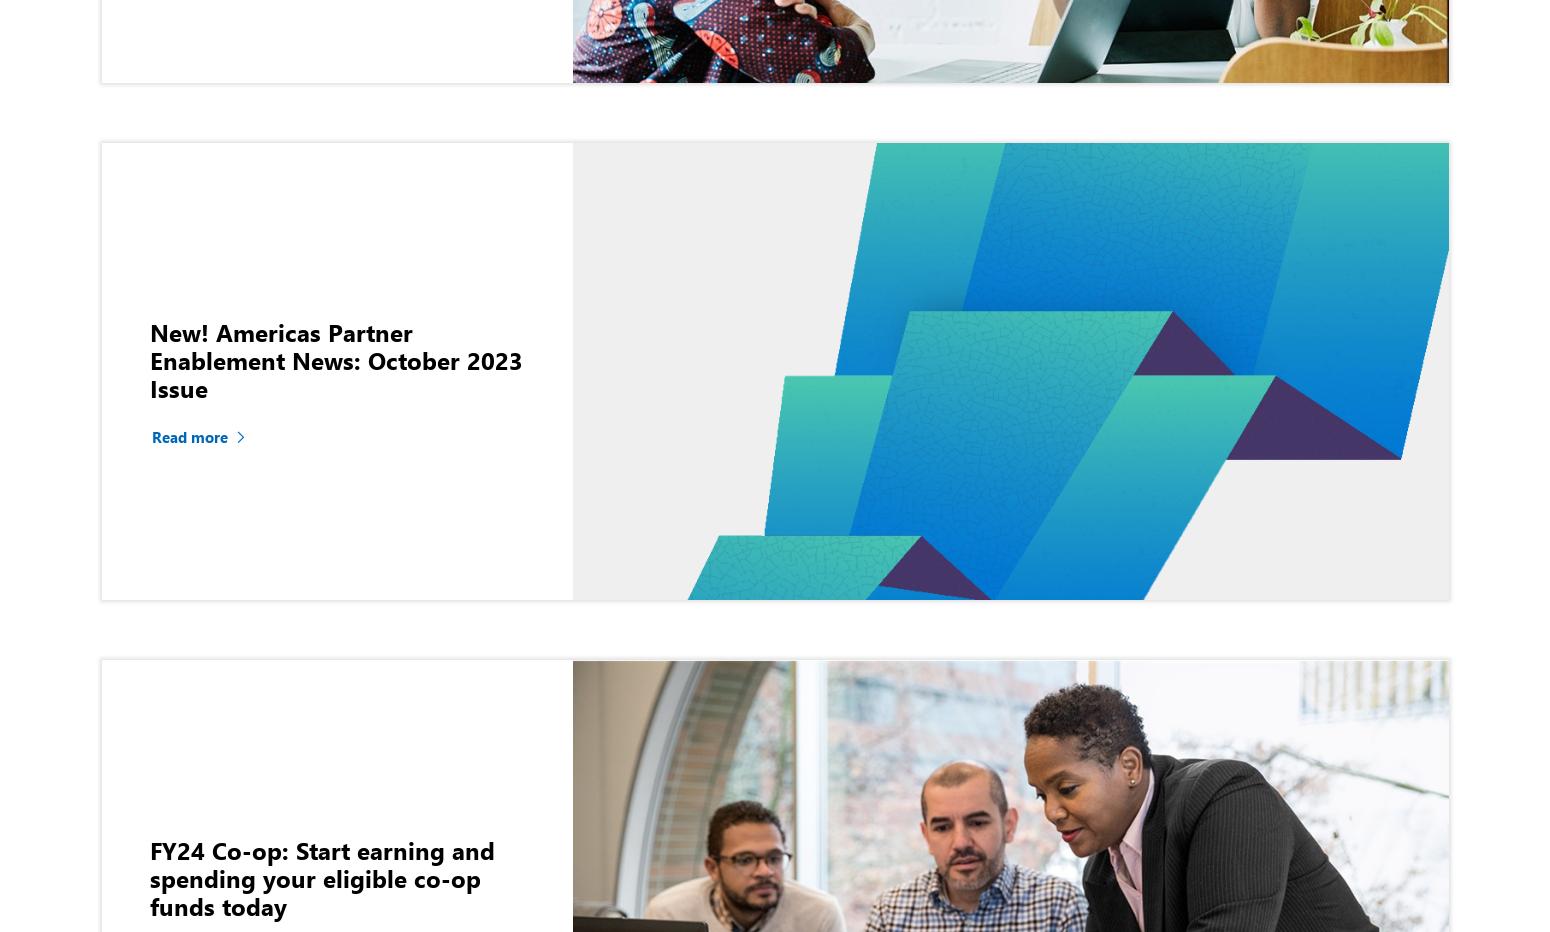 This screenshot has width=1550, height=932. What do you see at coordinates (694, 407) in the screenshot?
I see `'2'` at bounding box center [694, 407].